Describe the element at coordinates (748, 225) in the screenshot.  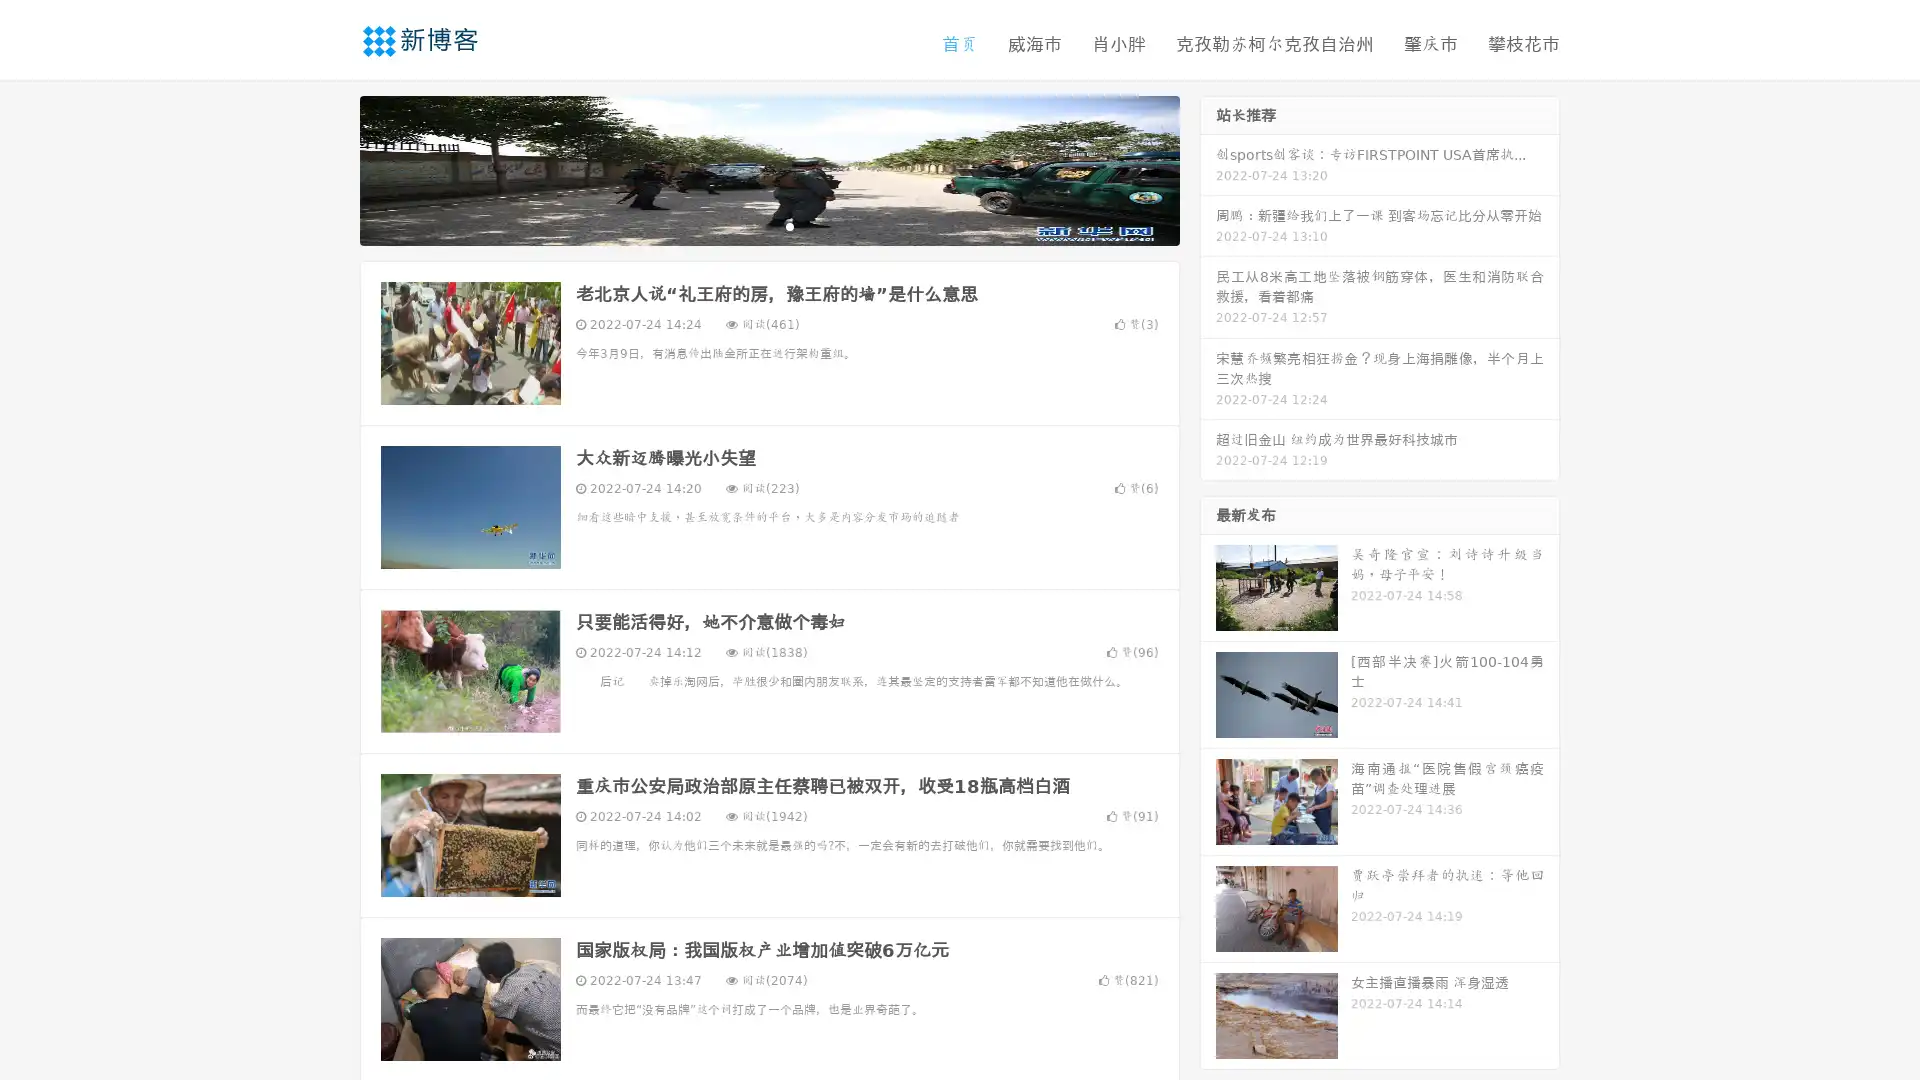
I see `Go to slide 1` at that location.